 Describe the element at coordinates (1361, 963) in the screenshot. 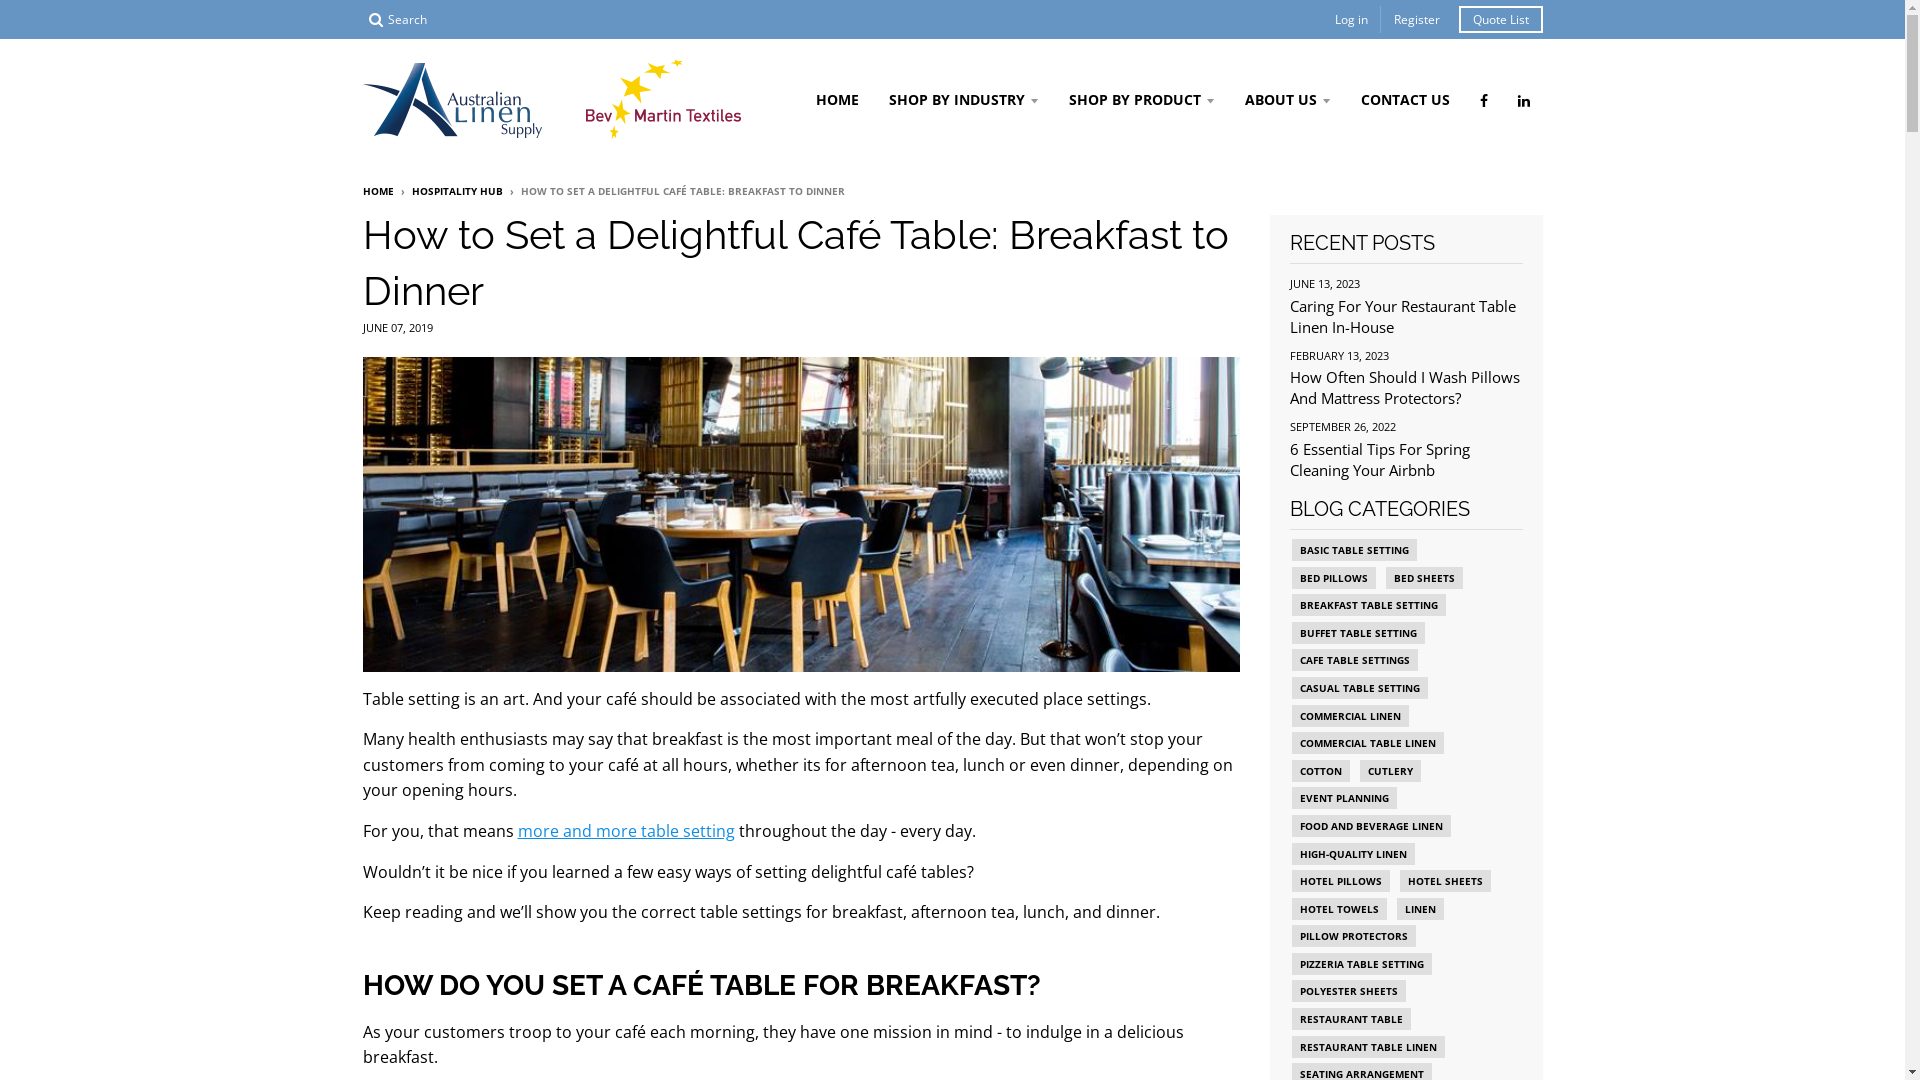

I see `'PIZZERIA TABLE SETTING'` at that location.